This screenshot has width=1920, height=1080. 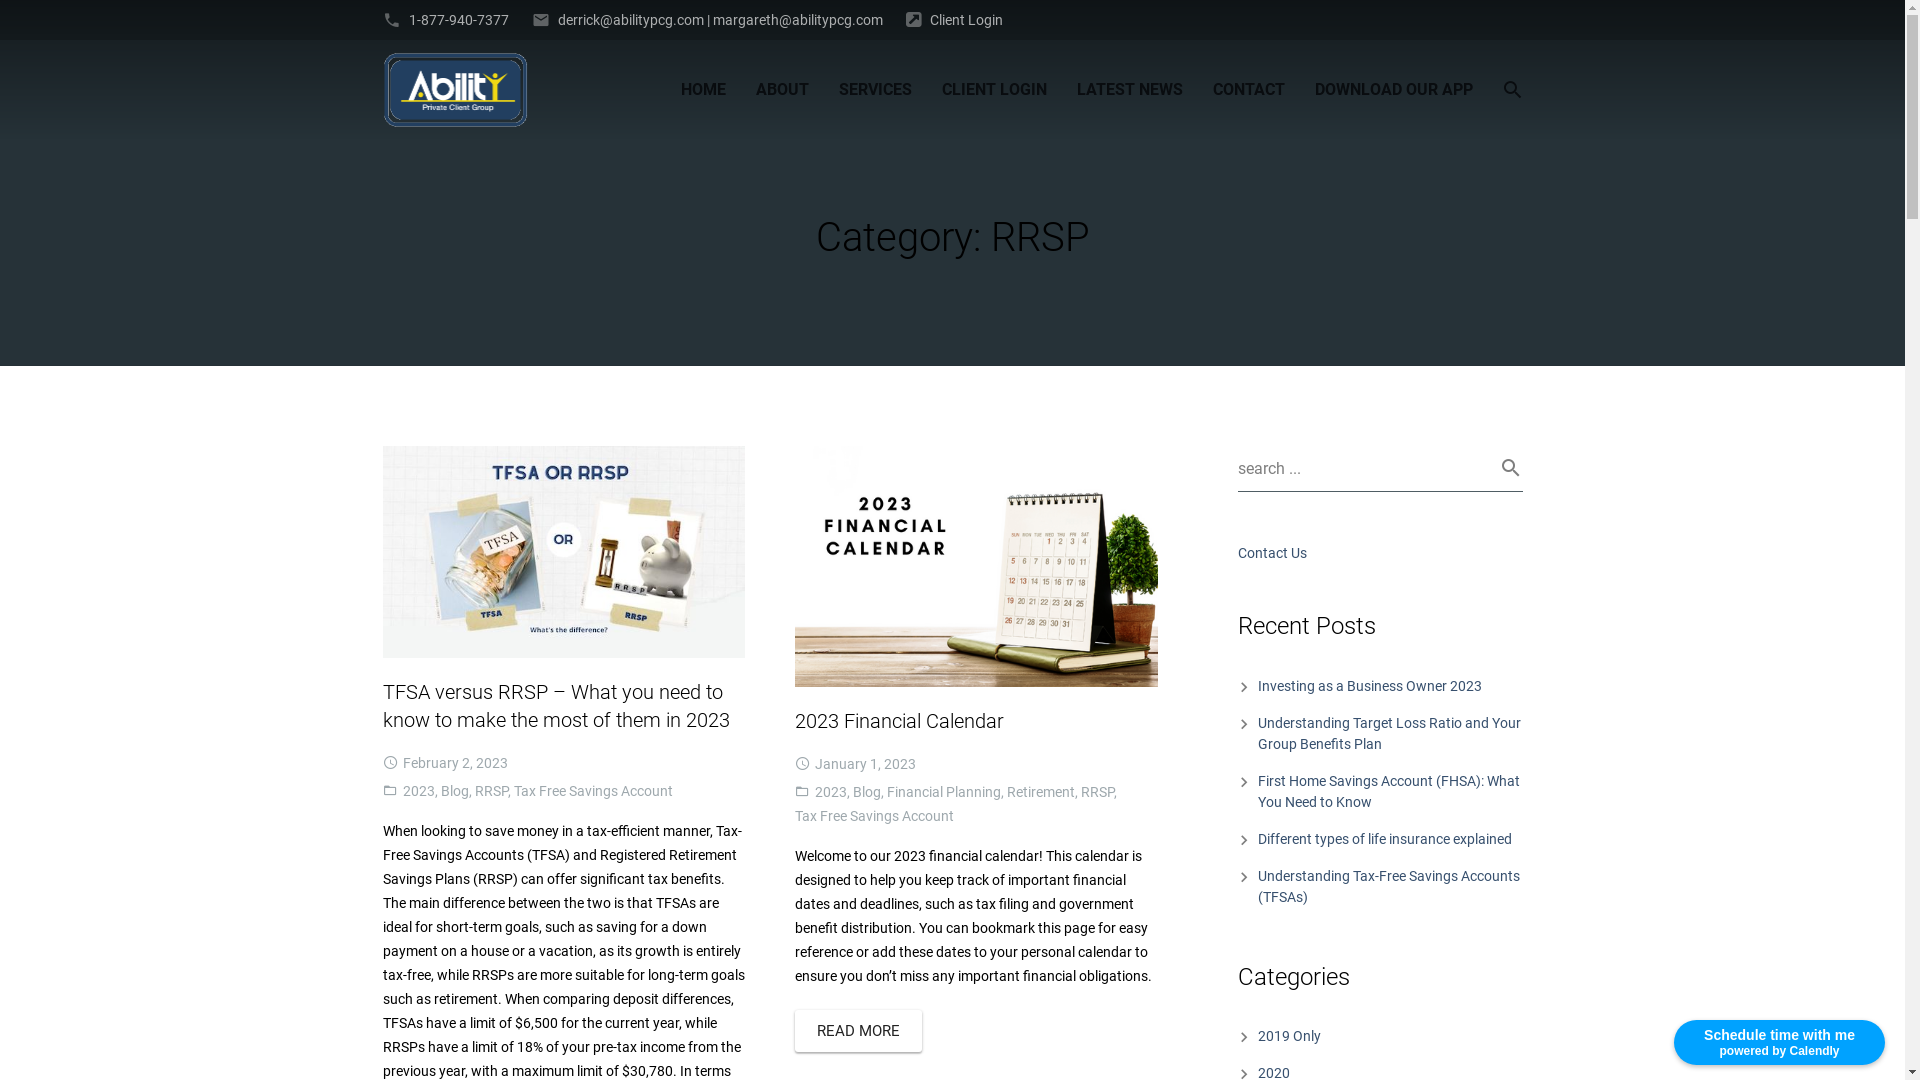 What do you see at coordinates (858, 1030) in the screenshot?
I see `'READ MORE'` at bounding box center [858, 1030].